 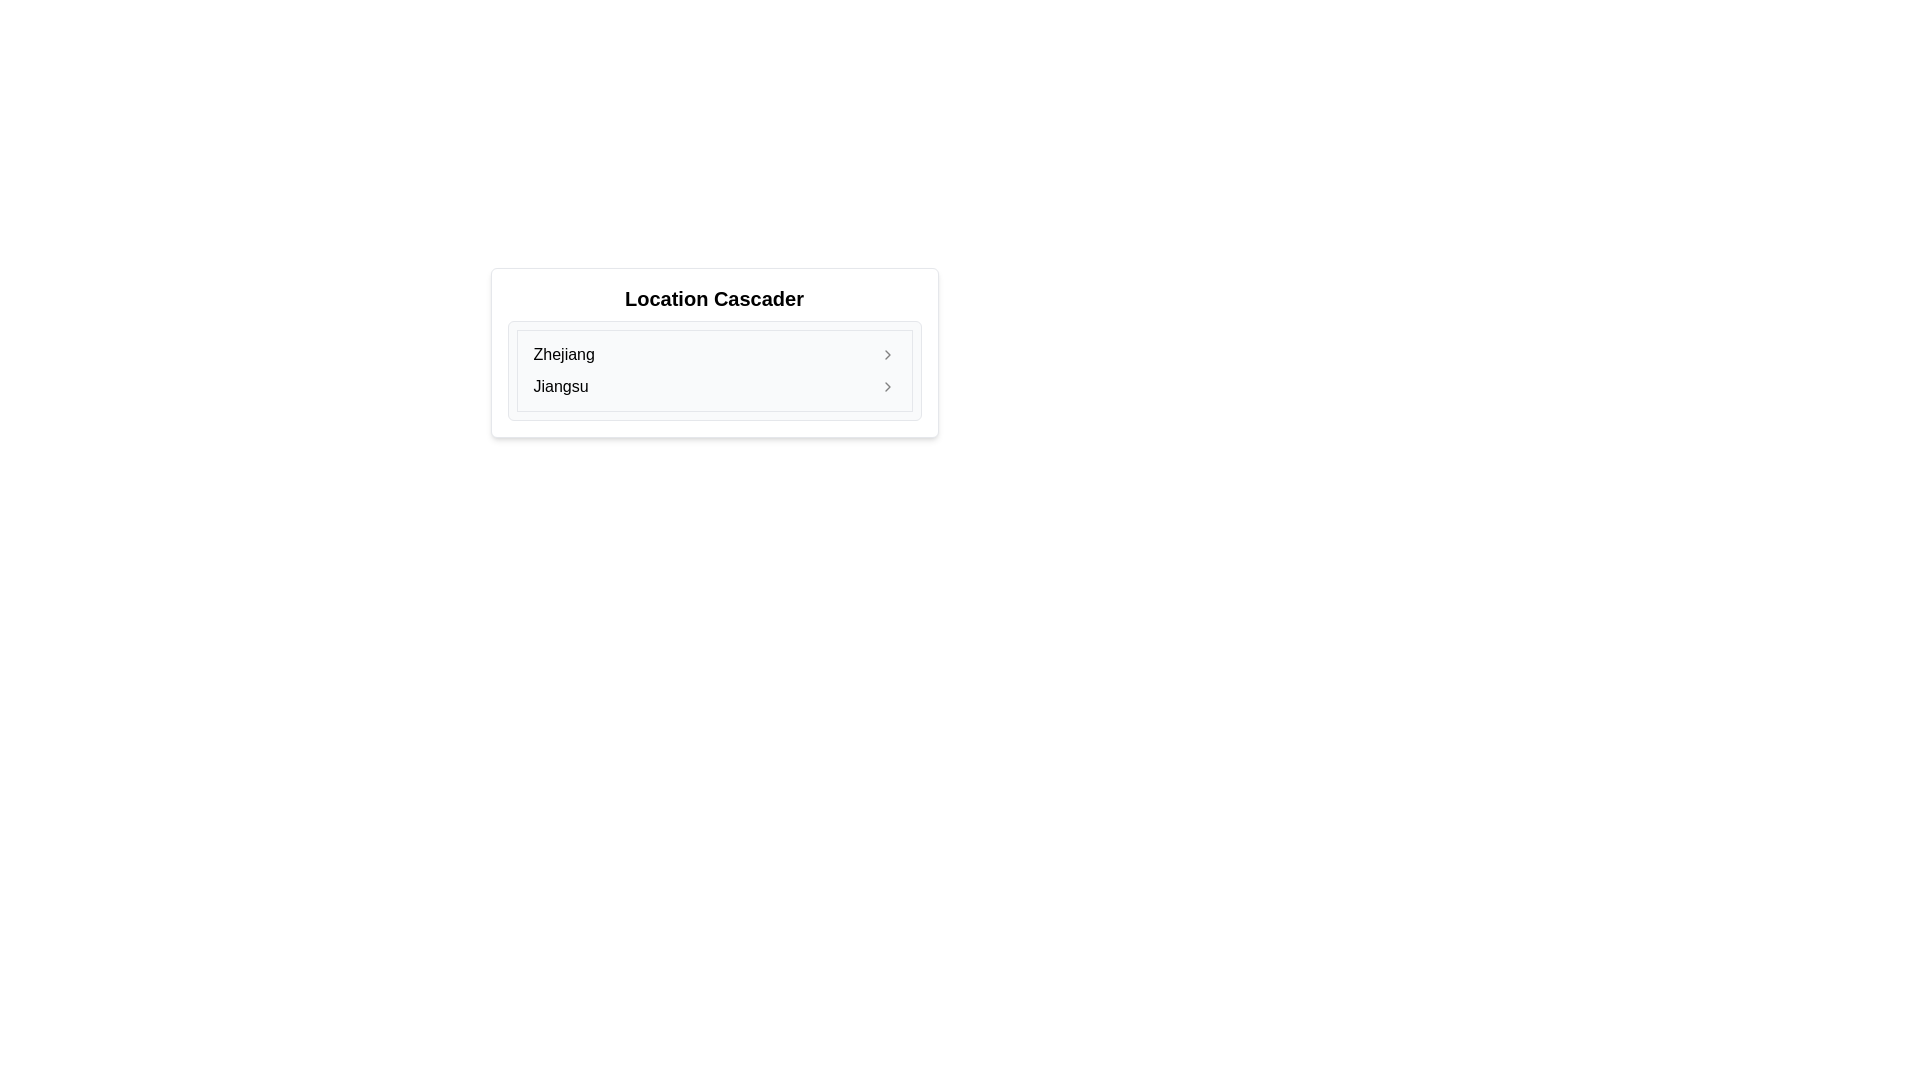 What do you see at coordinates (886, 386) in the screenshot?
I see `the small gray chevron icon pointing to the right, located to the far right of the row containing the text 'Jiangsu'` at bounding box center [886, 386].